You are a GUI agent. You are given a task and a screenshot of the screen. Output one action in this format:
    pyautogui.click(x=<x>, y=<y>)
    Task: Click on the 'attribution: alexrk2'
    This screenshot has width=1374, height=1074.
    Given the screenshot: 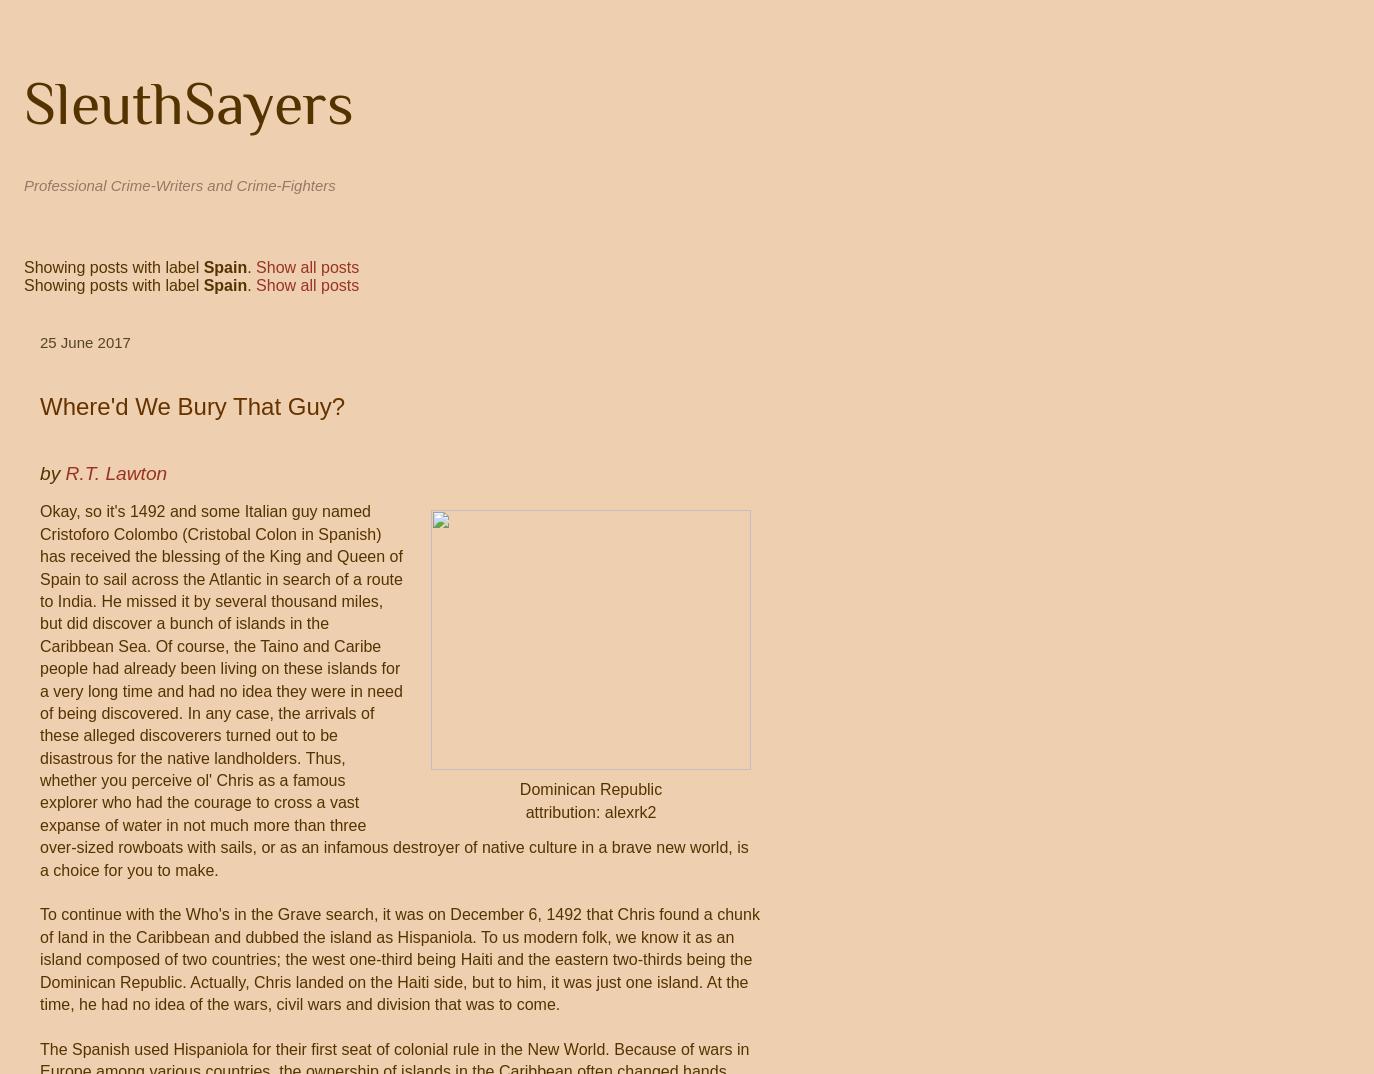 What is the action you would take?
    pyautogui.click(x=590, y=811)
    